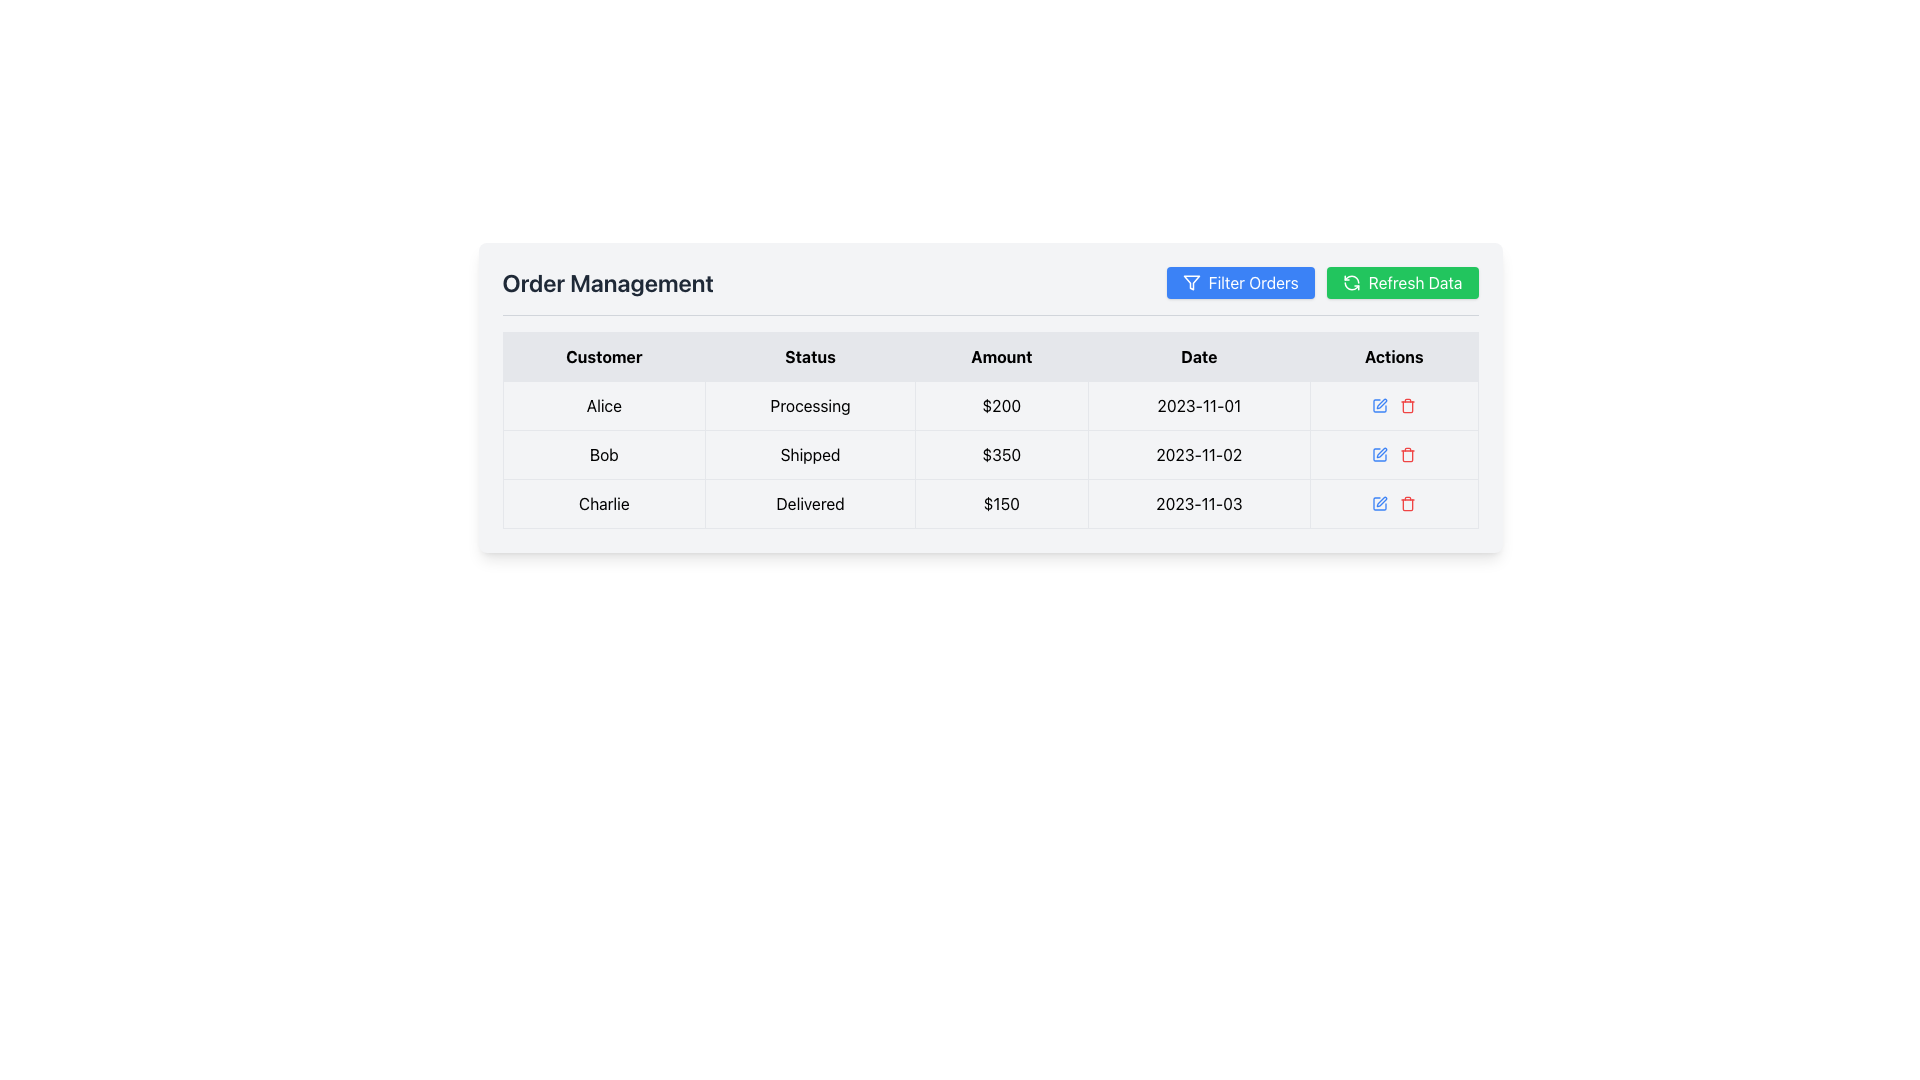  What do you see at coordinates (1393, 356) in the screenshot?
I see `the 'Actions' column header cell in the data table, positioned at the rightmost side after 'Customer', 'Status', 'Amount', and 'Date'` at bounding box center [1393, 356].